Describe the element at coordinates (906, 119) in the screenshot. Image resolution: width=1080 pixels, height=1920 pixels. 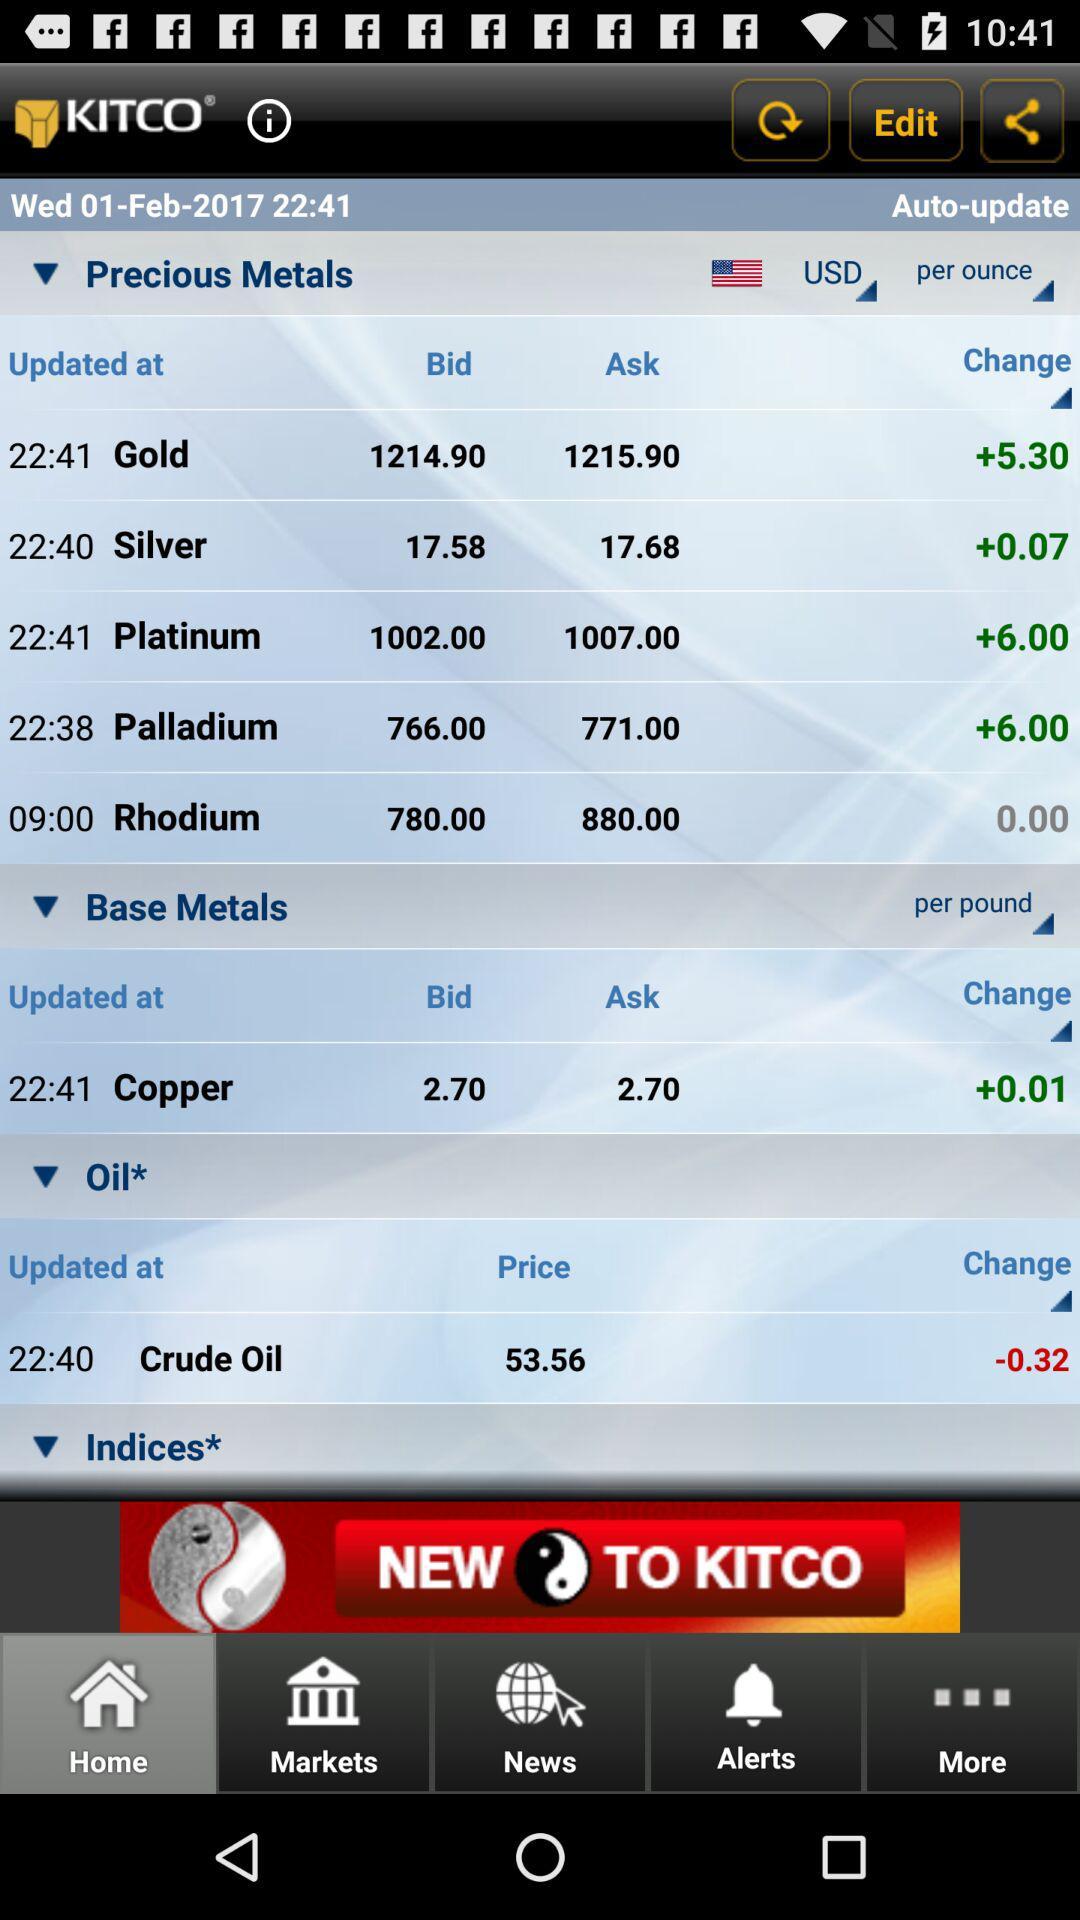
I see `edit item` at that location.